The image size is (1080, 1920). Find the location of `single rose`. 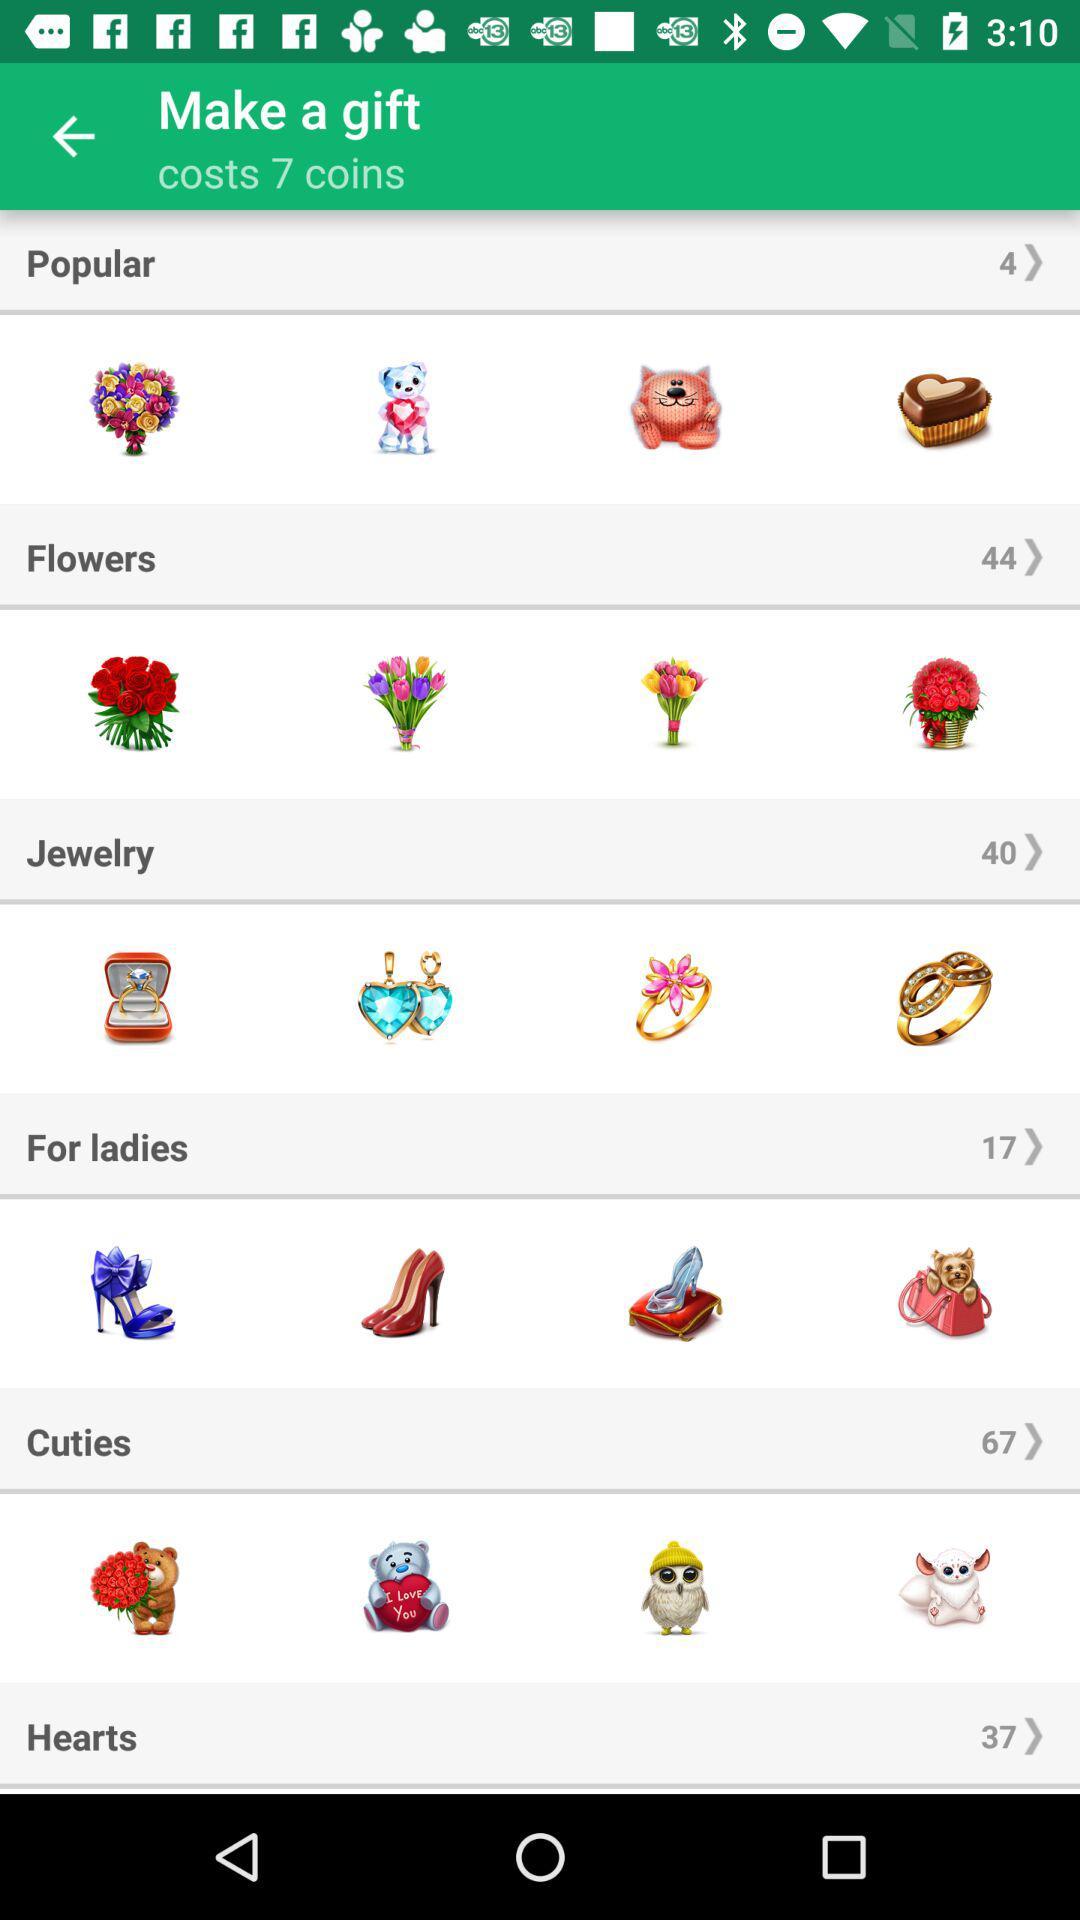

single rose is located at coordinates (675, 704).